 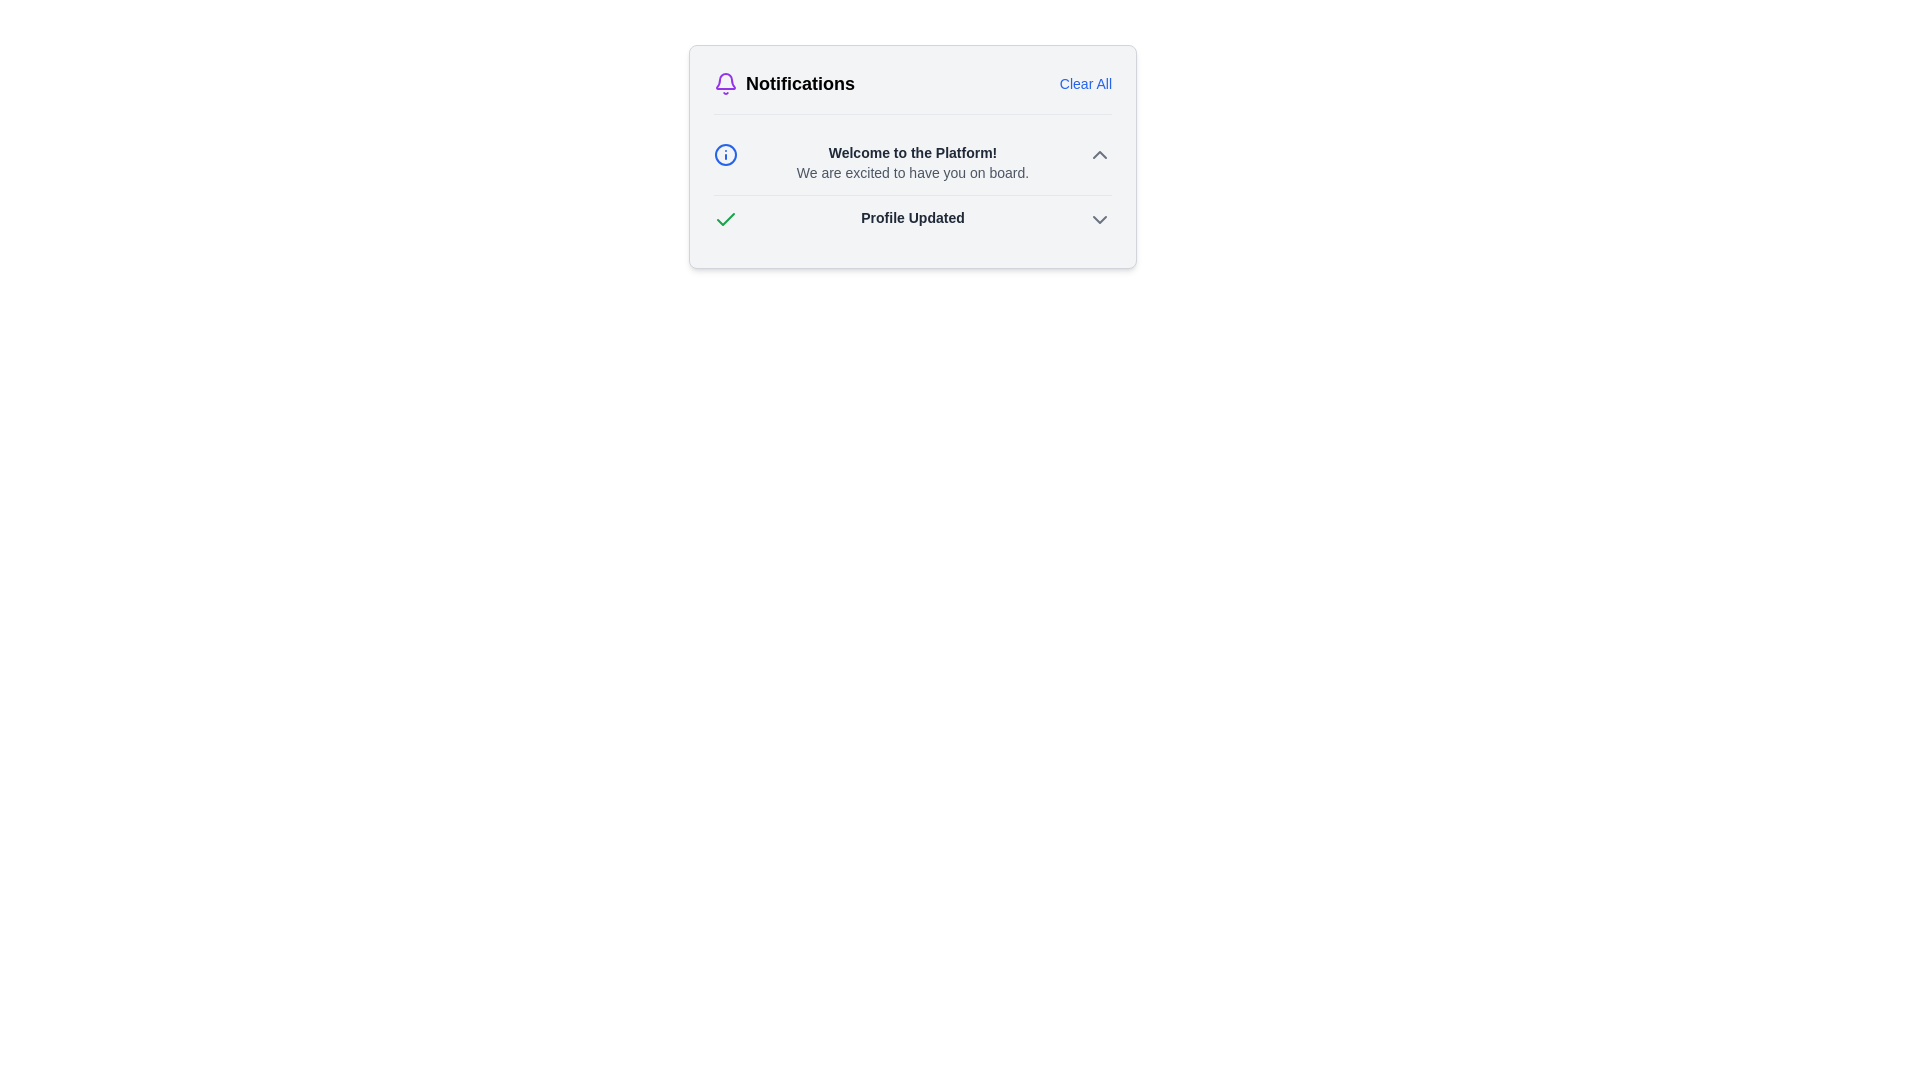 I want to click on the toggle button (chevron icon) located to the far-right of the notification titled 'Welcome to the Platform!' to observe a color change, so click(x=1098, y=153).